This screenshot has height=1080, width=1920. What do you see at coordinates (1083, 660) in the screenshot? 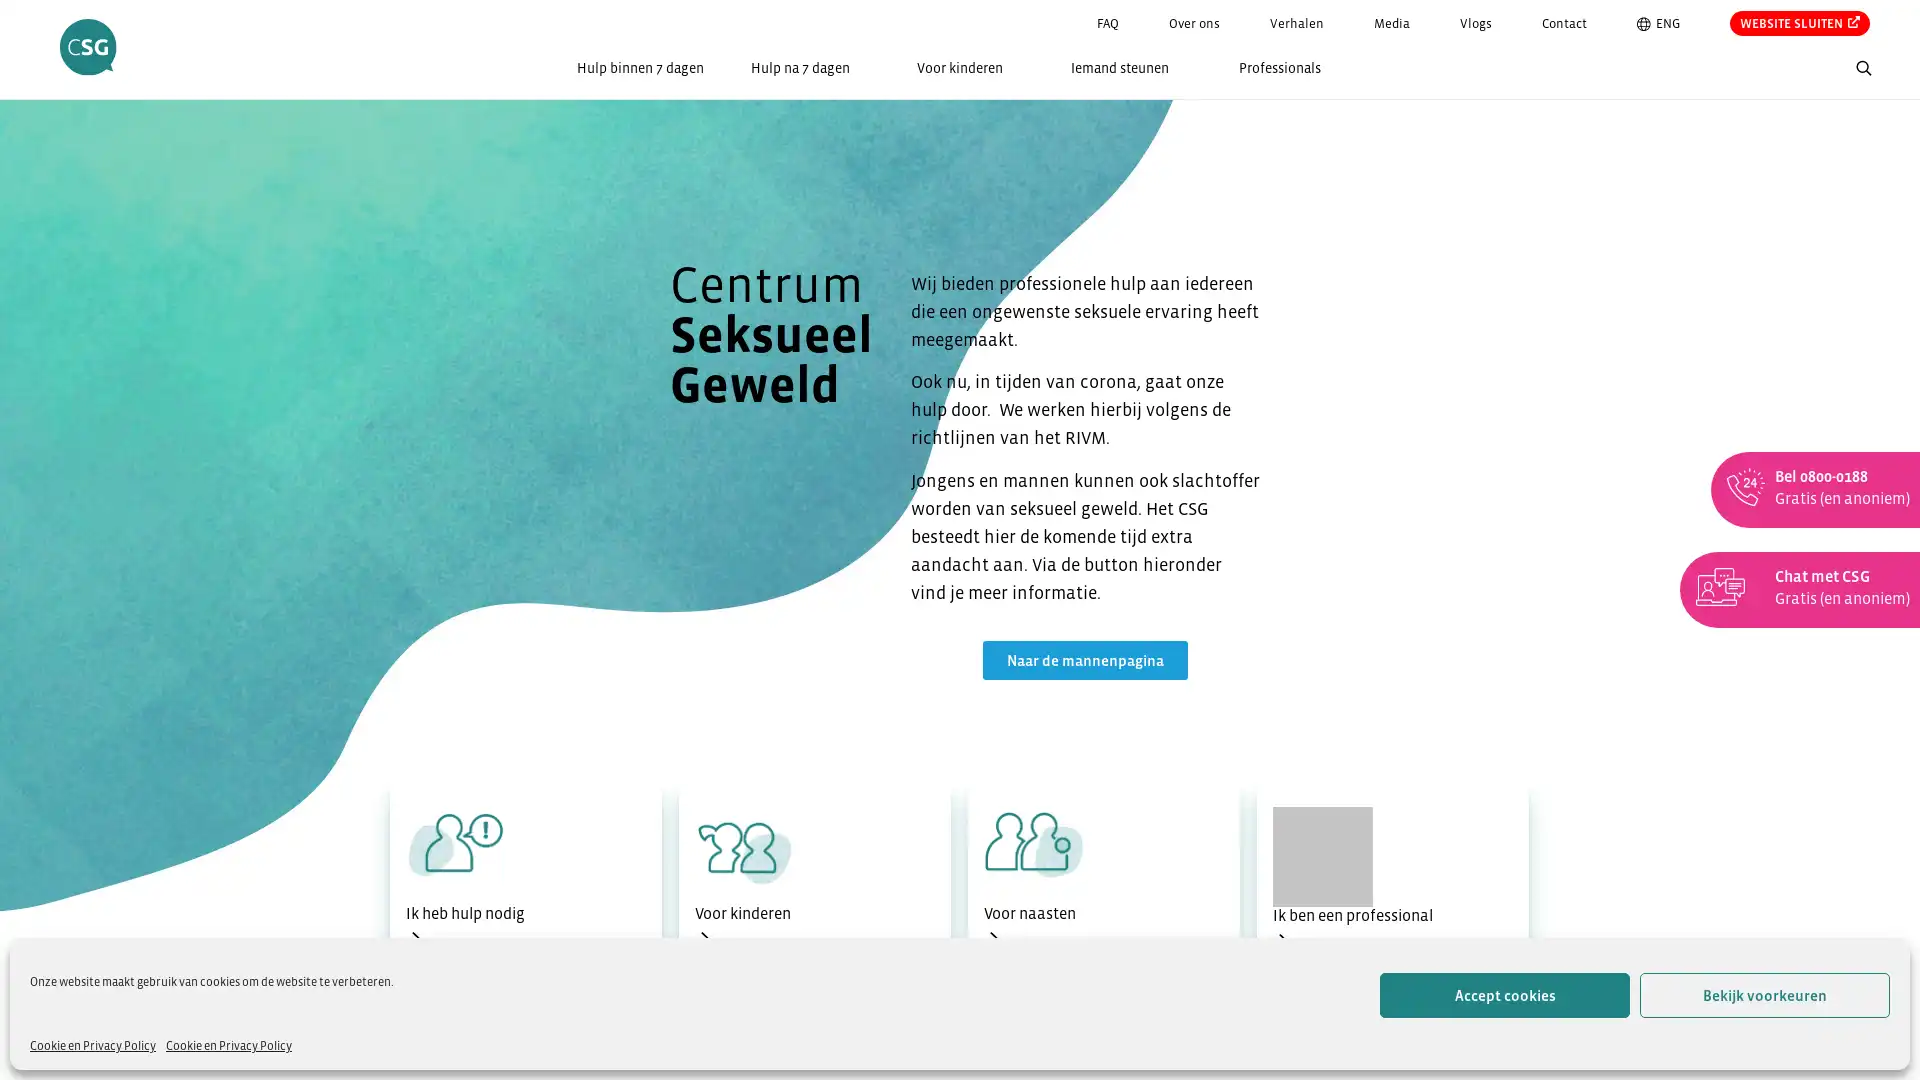
I see `Naar de mannenpagina` at bounding box center [1083, 660].